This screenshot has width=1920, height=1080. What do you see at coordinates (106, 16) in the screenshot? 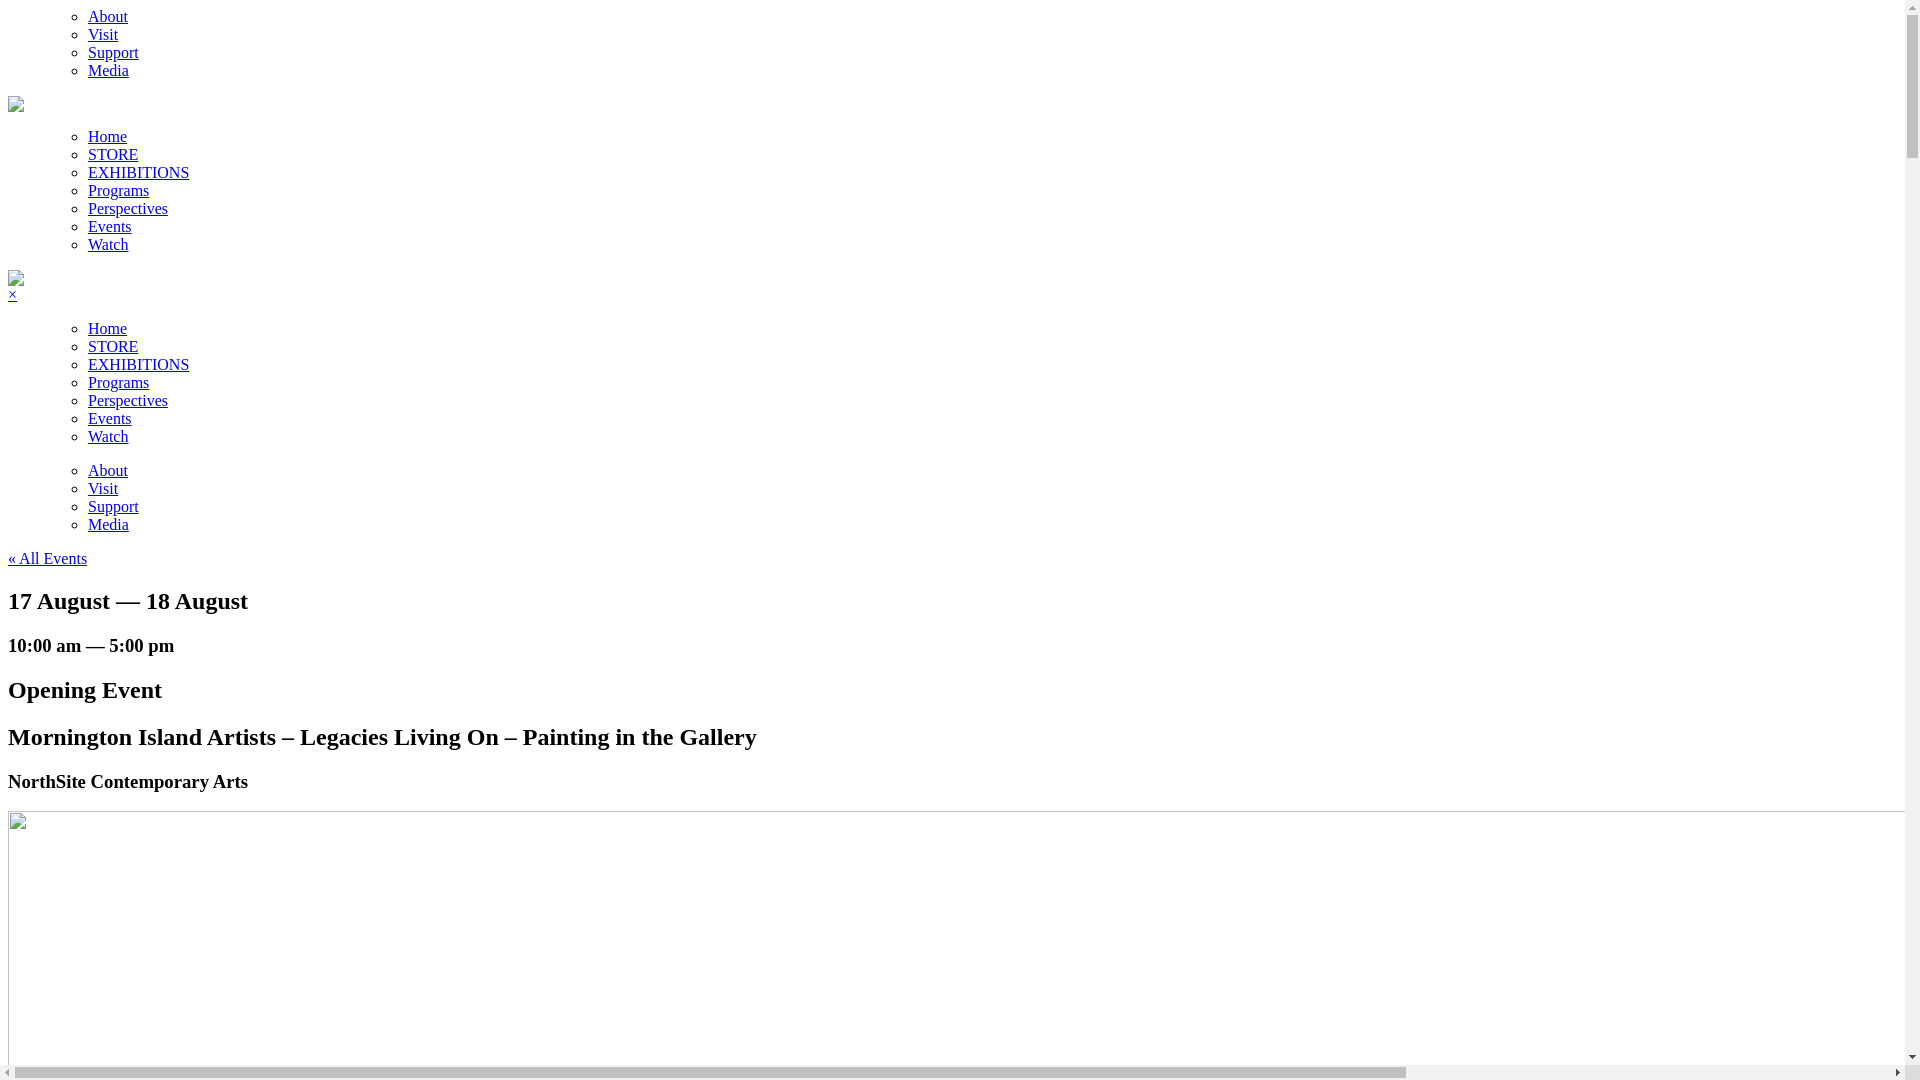
I see `'About'` at bounding box center [106, 16].